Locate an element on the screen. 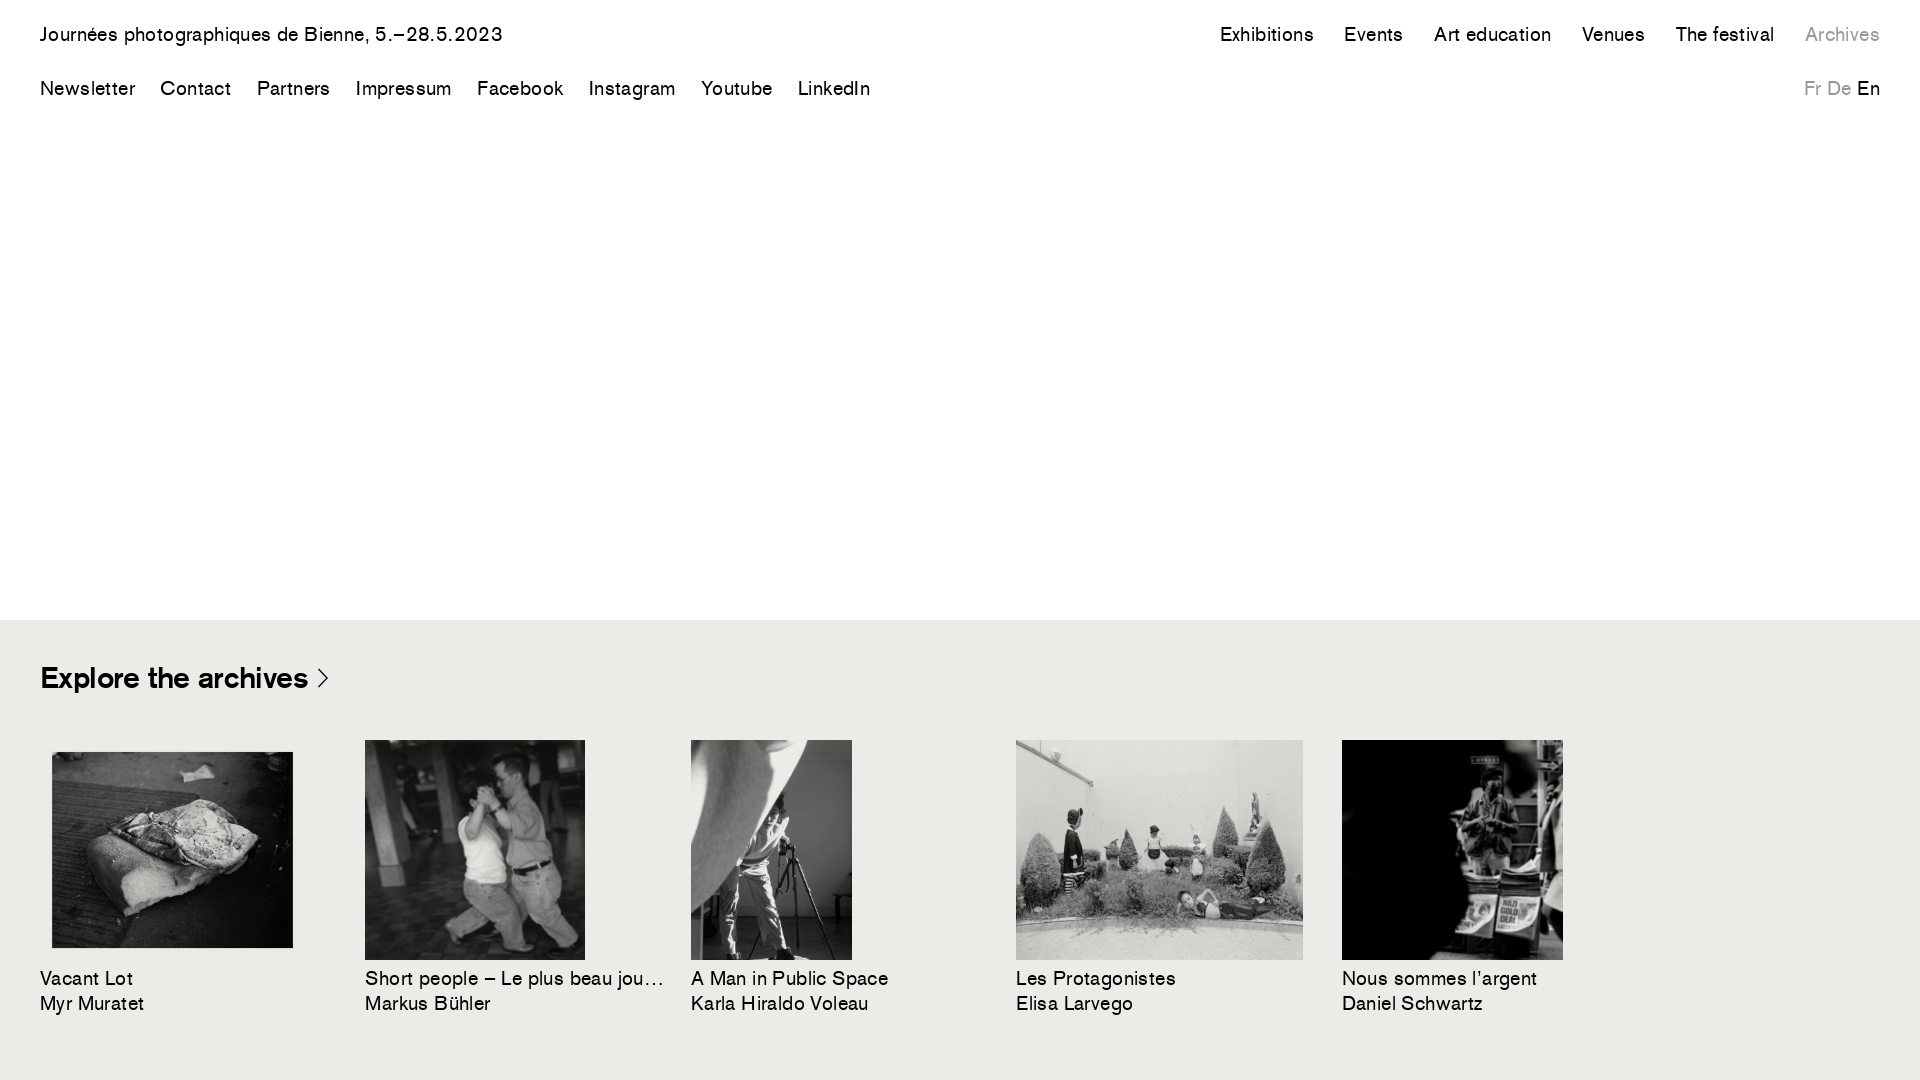 The height and width of the screenshot is (1080, 1920). 'Venues' is located at coordinates (1613, 34).